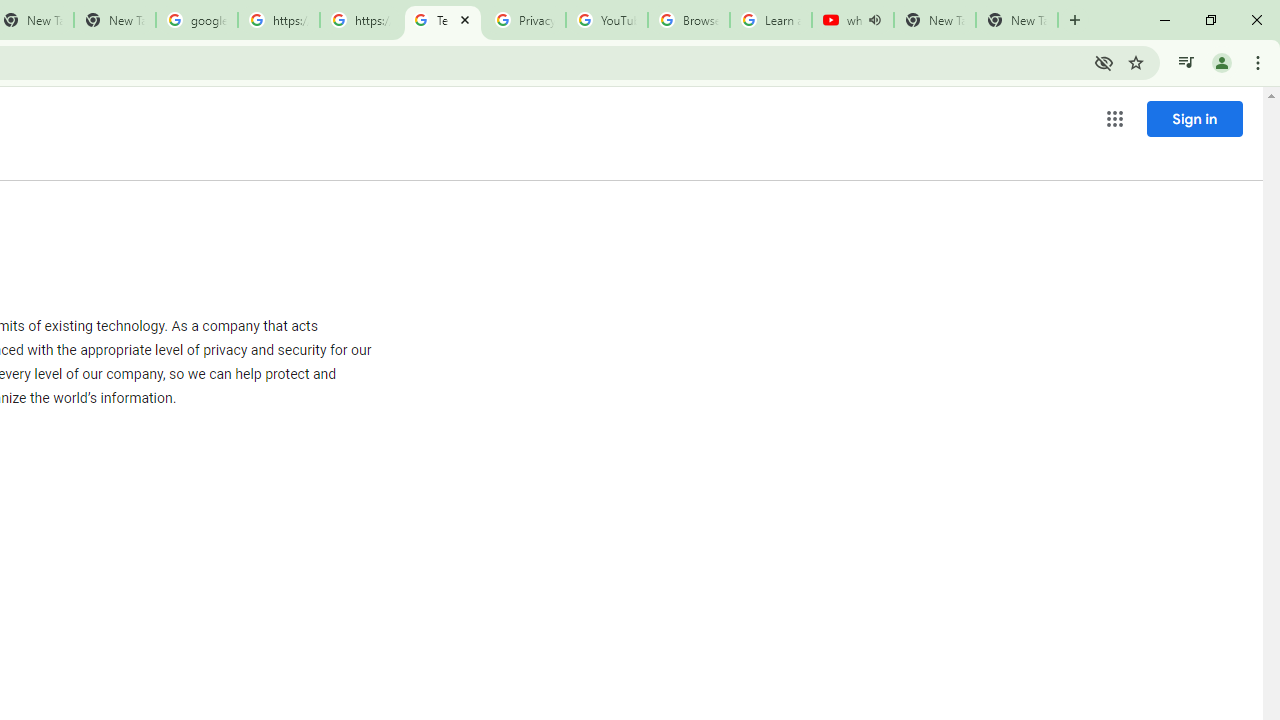 This screenshot has height=720, width=1280. Describe the element at coordinates (874, 20) in the screenshot. I see `'Mute tab'` at that location.